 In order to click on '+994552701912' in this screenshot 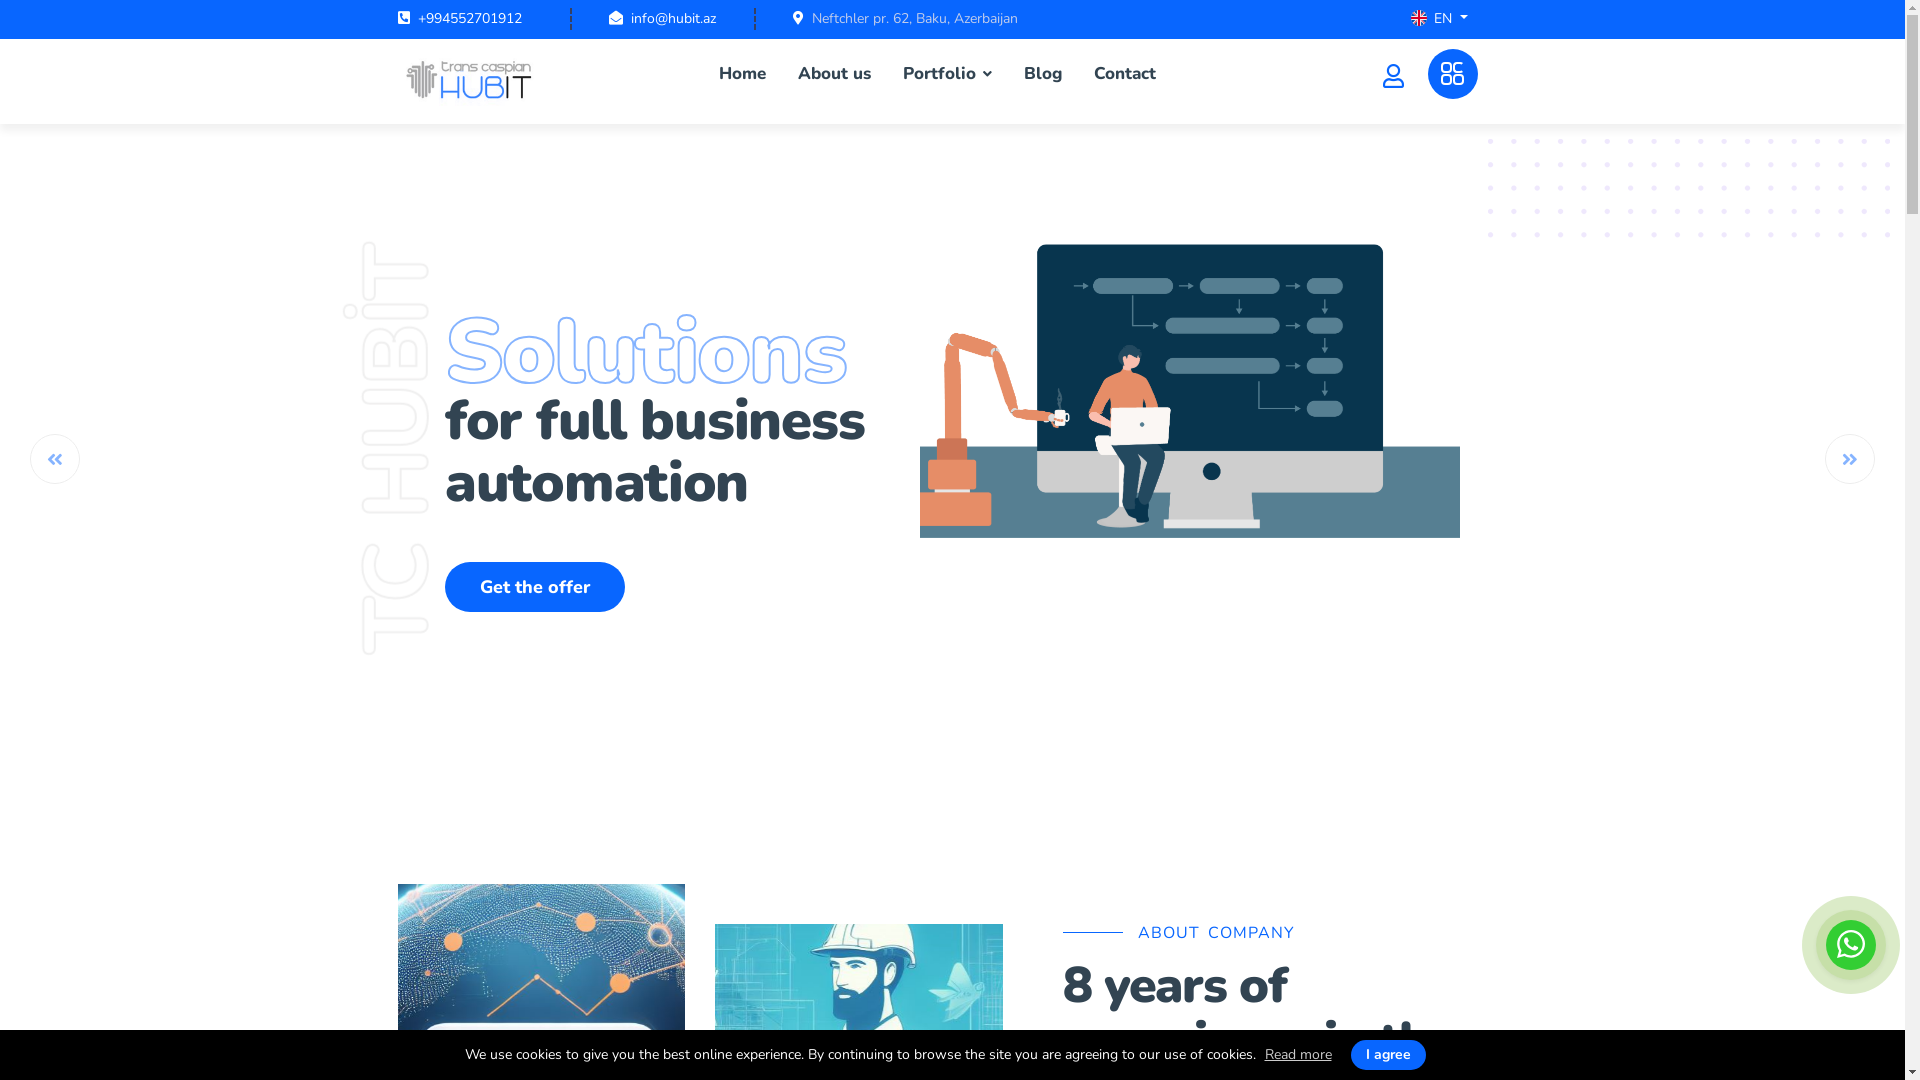, I will do `click(469, 18)`.